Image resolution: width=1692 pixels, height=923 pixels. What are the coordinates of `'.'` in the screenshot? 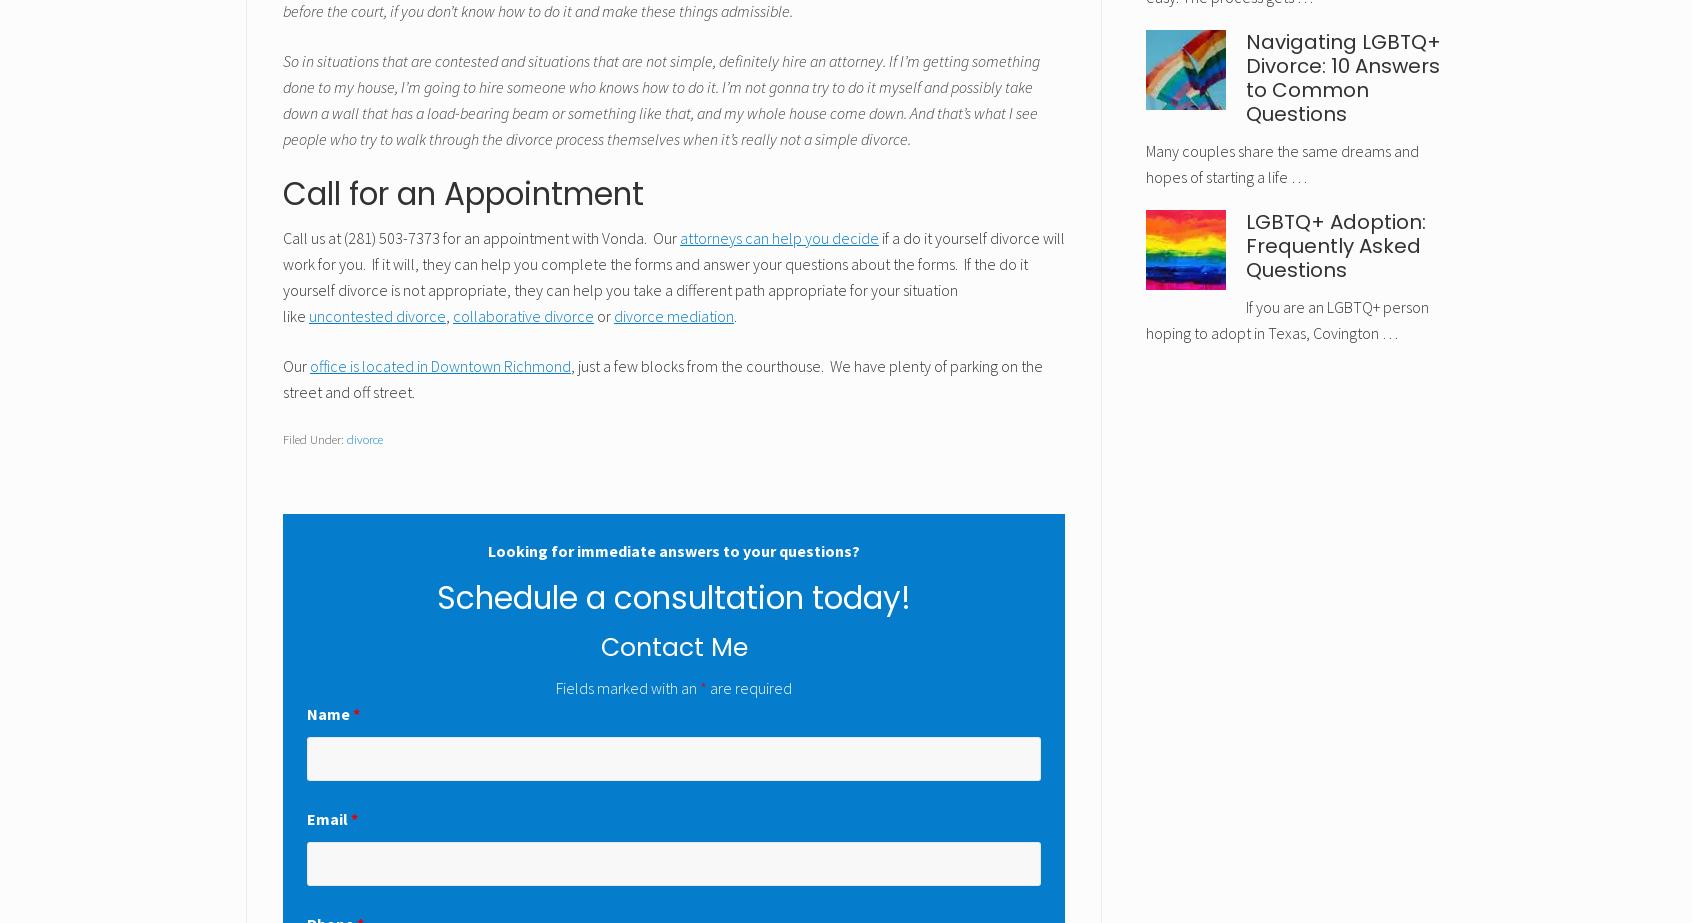 It's located at (734, 316).